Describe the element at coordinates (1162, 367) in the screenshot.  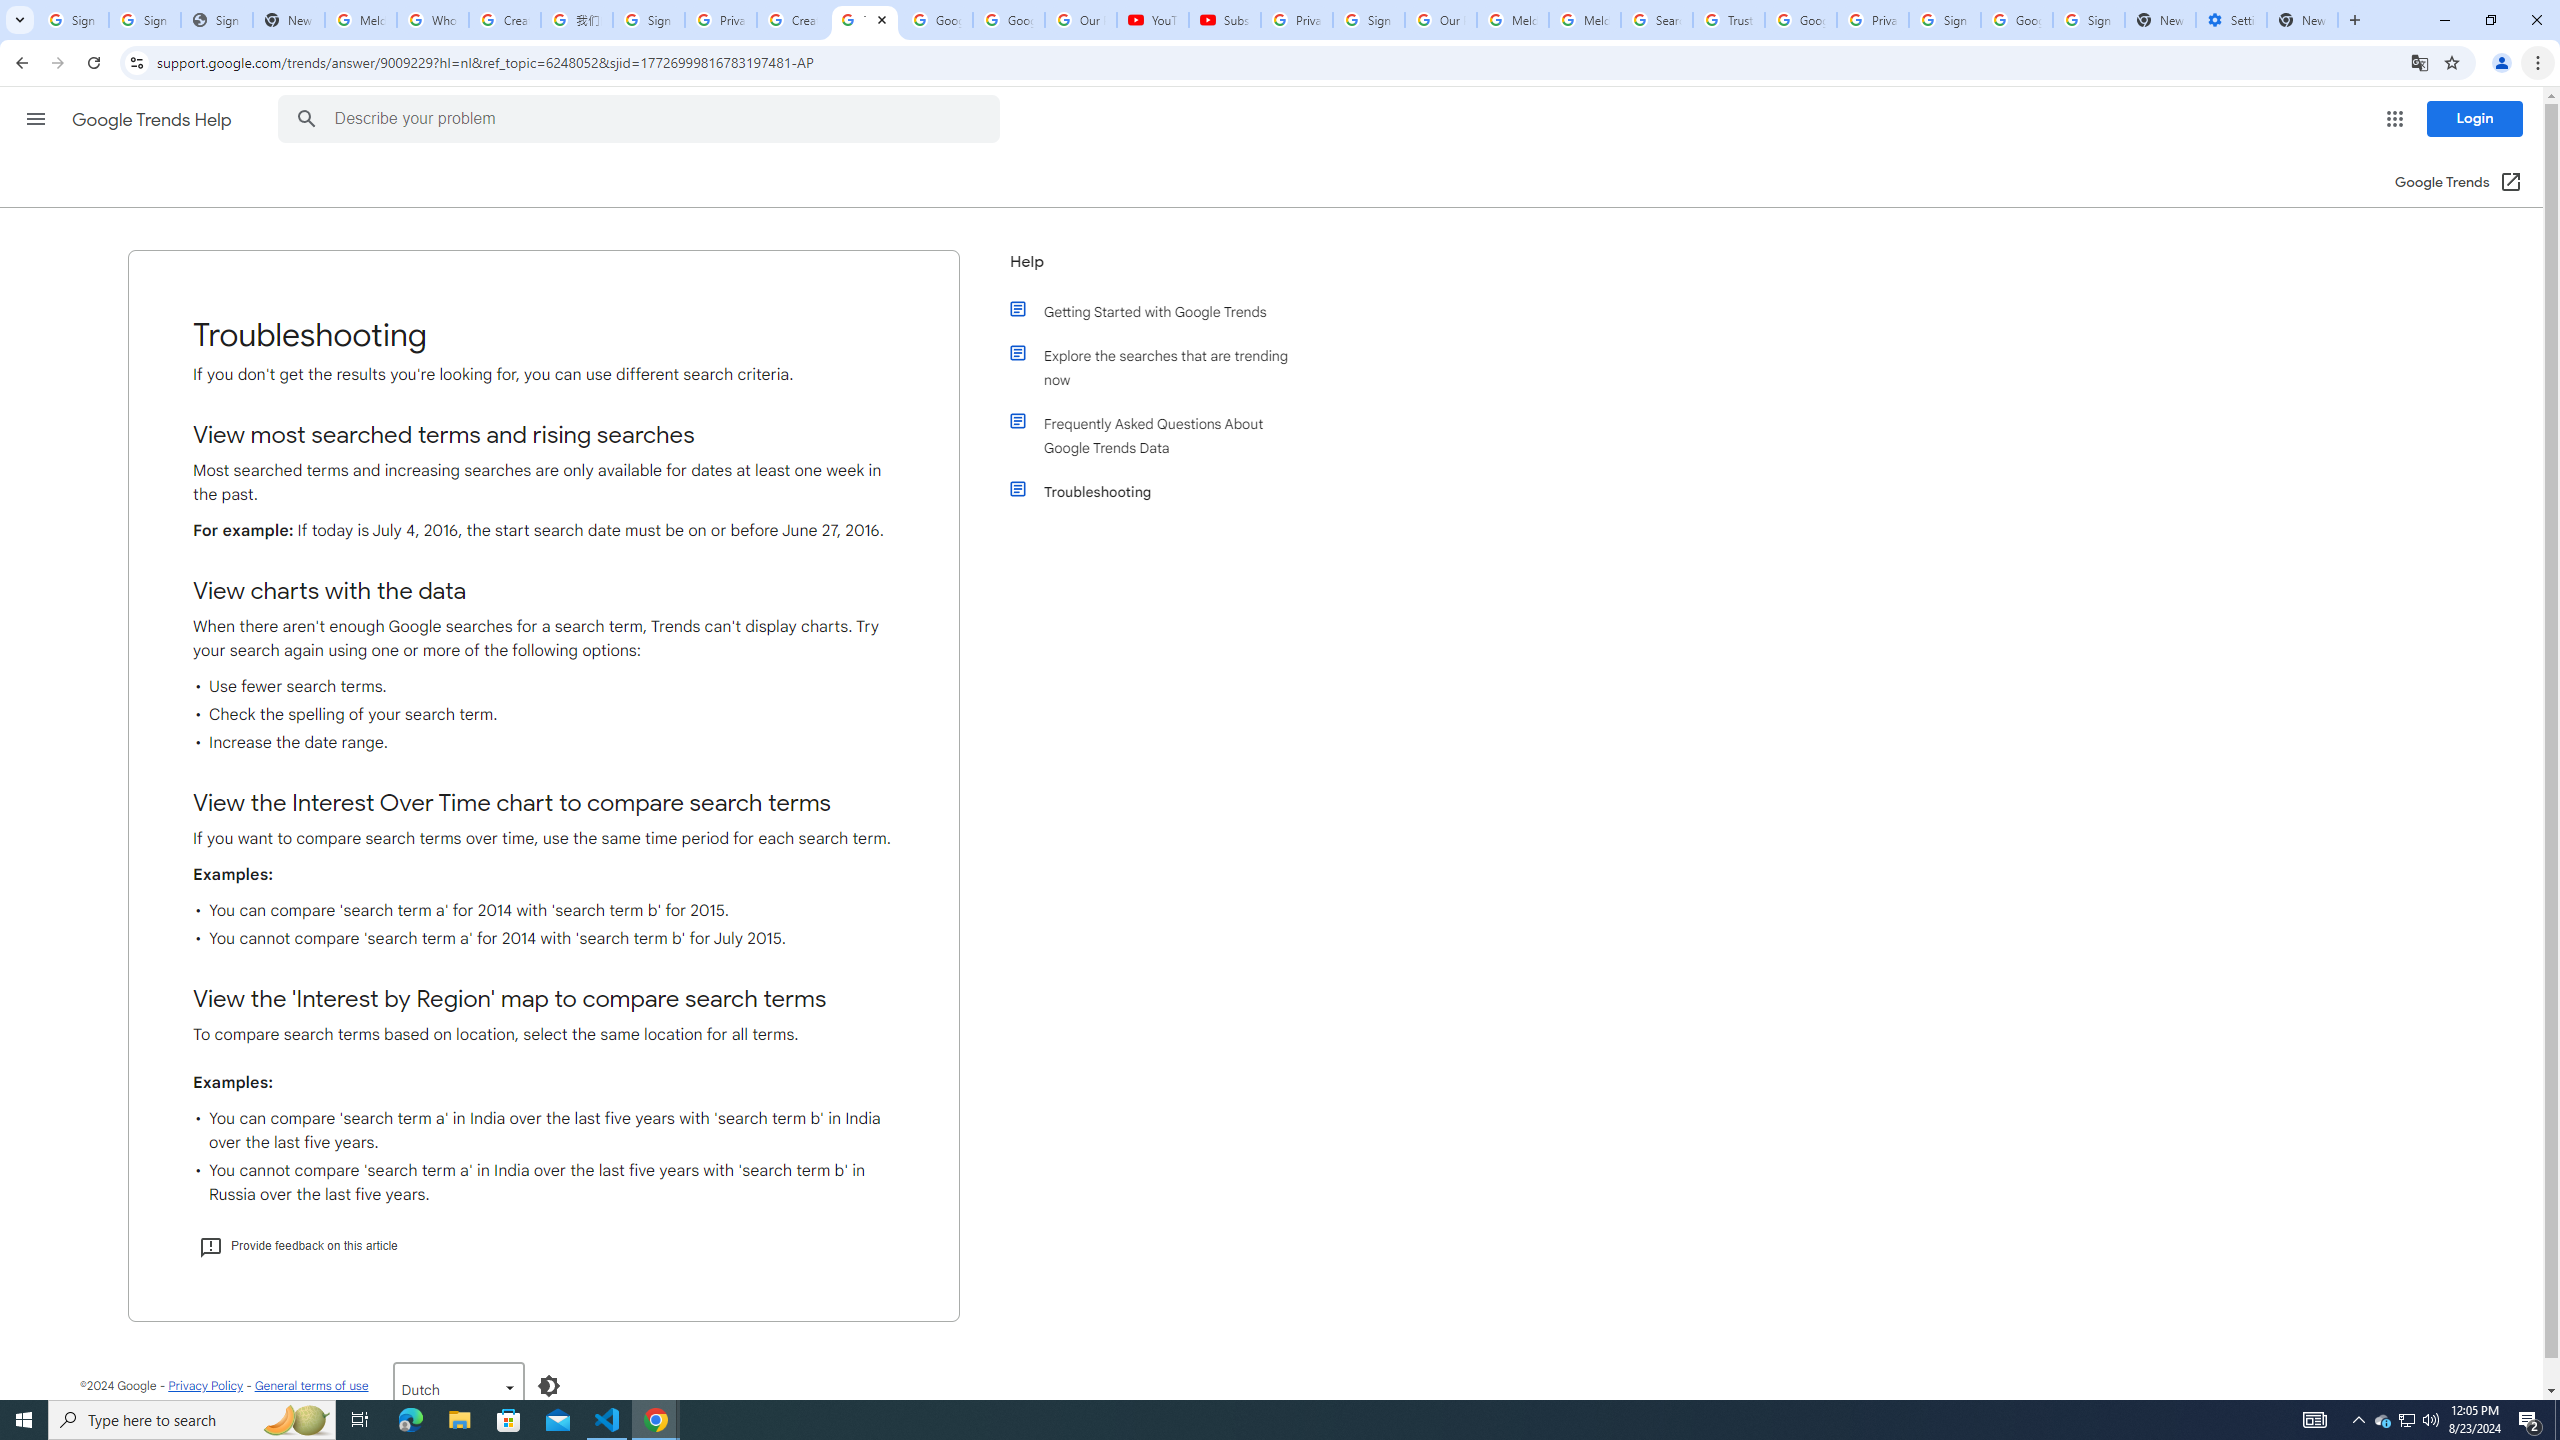
I see `'Explore the searches that are trending now'` at that location.